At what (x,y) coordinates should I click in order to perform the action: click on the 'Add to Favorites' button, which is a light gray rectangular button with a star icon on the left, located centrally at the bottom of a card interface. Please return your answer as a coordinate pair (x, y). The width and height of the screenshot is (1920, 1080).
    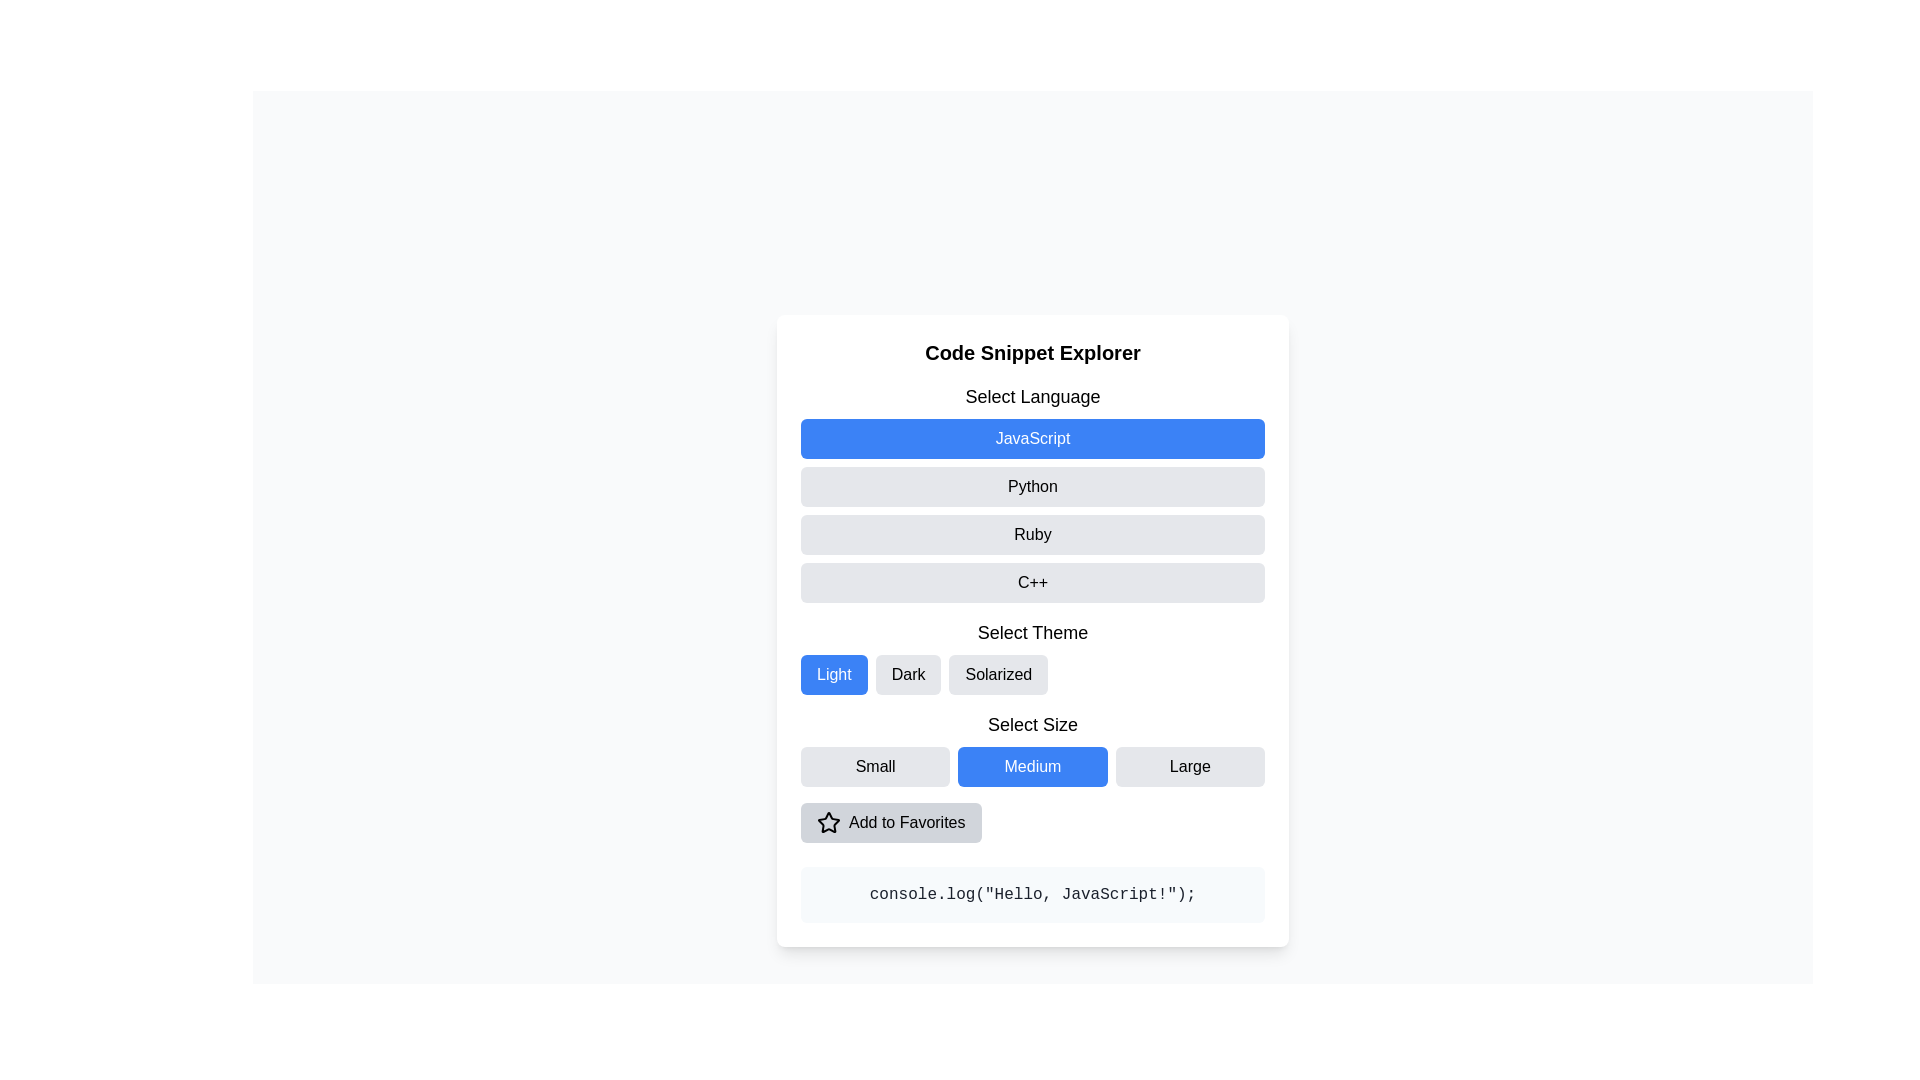
    Looking at the image, I should click on (890, 822).